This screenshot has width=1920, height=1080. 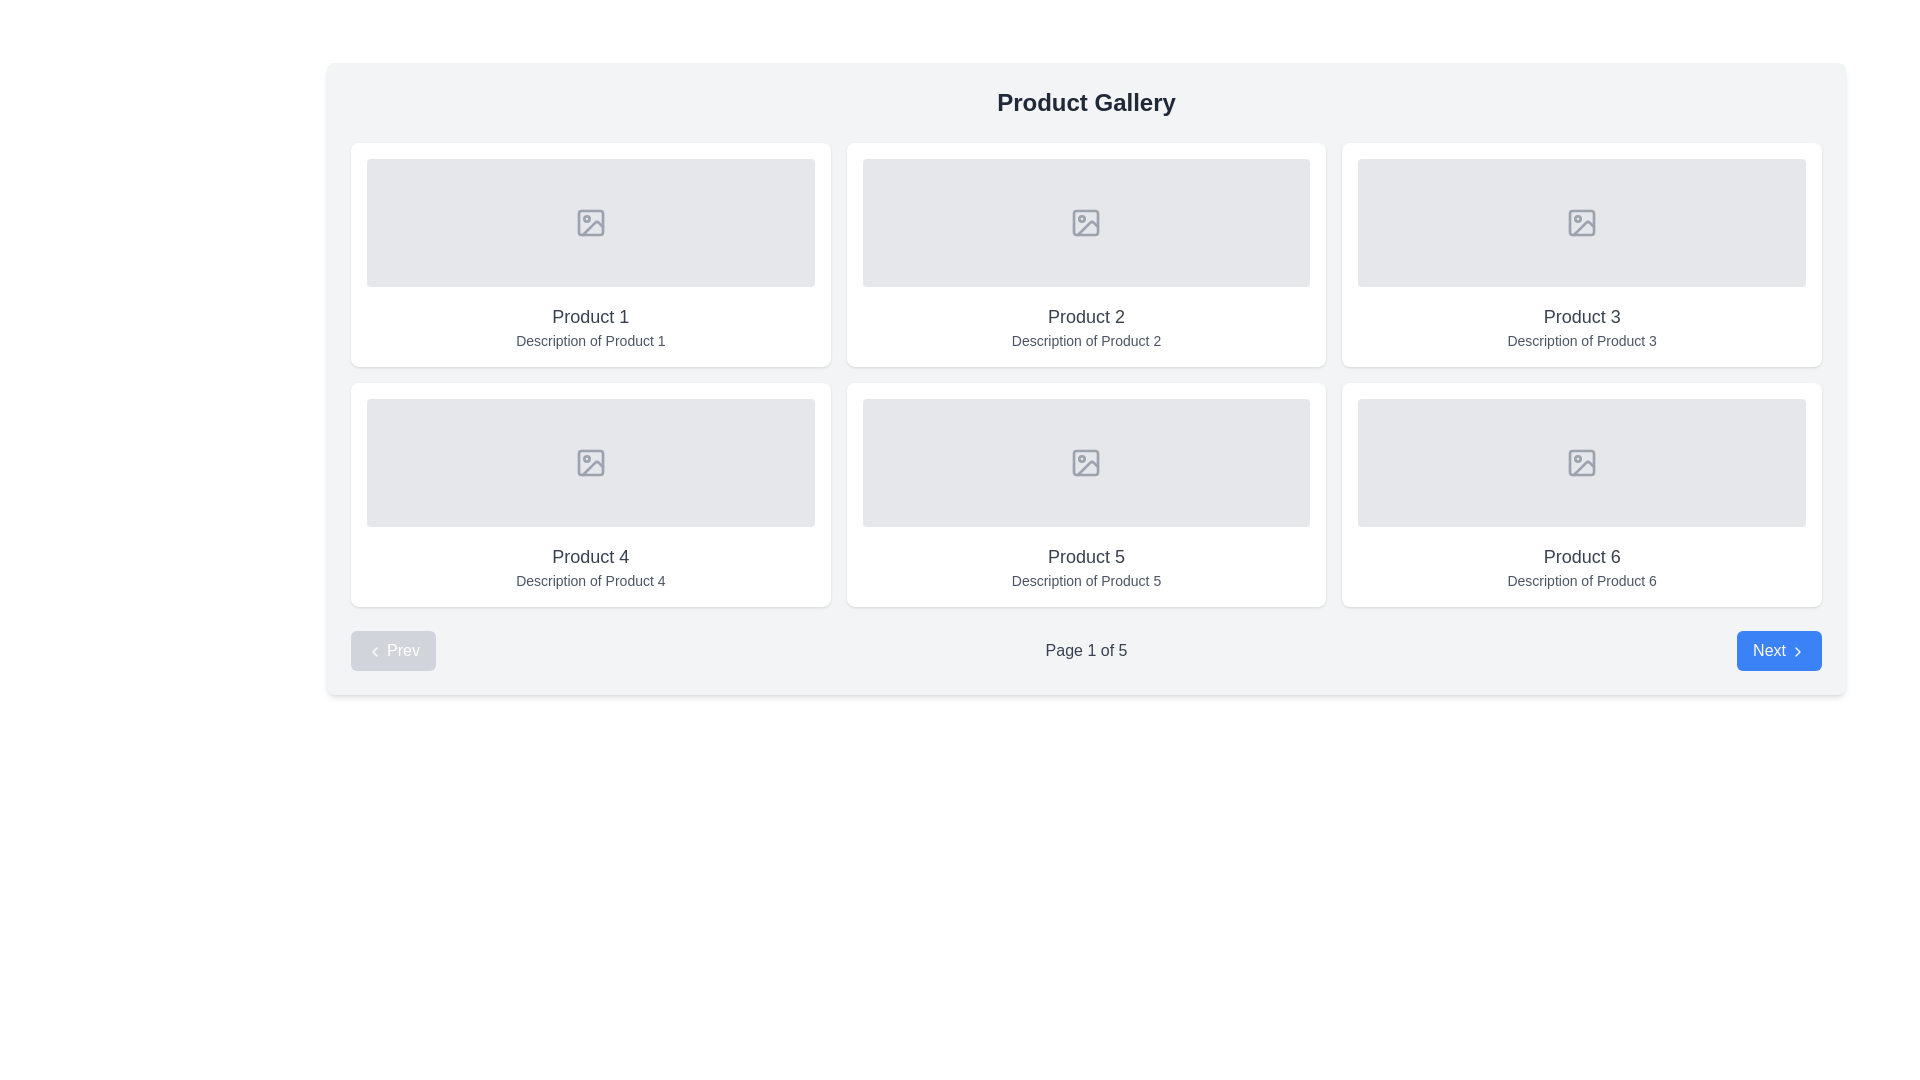 I want to click on the text label displaying 'Description of Product 1', which is positioned below the 'Product 1' header within the same card-like UI component, so click(x=589, y=339).